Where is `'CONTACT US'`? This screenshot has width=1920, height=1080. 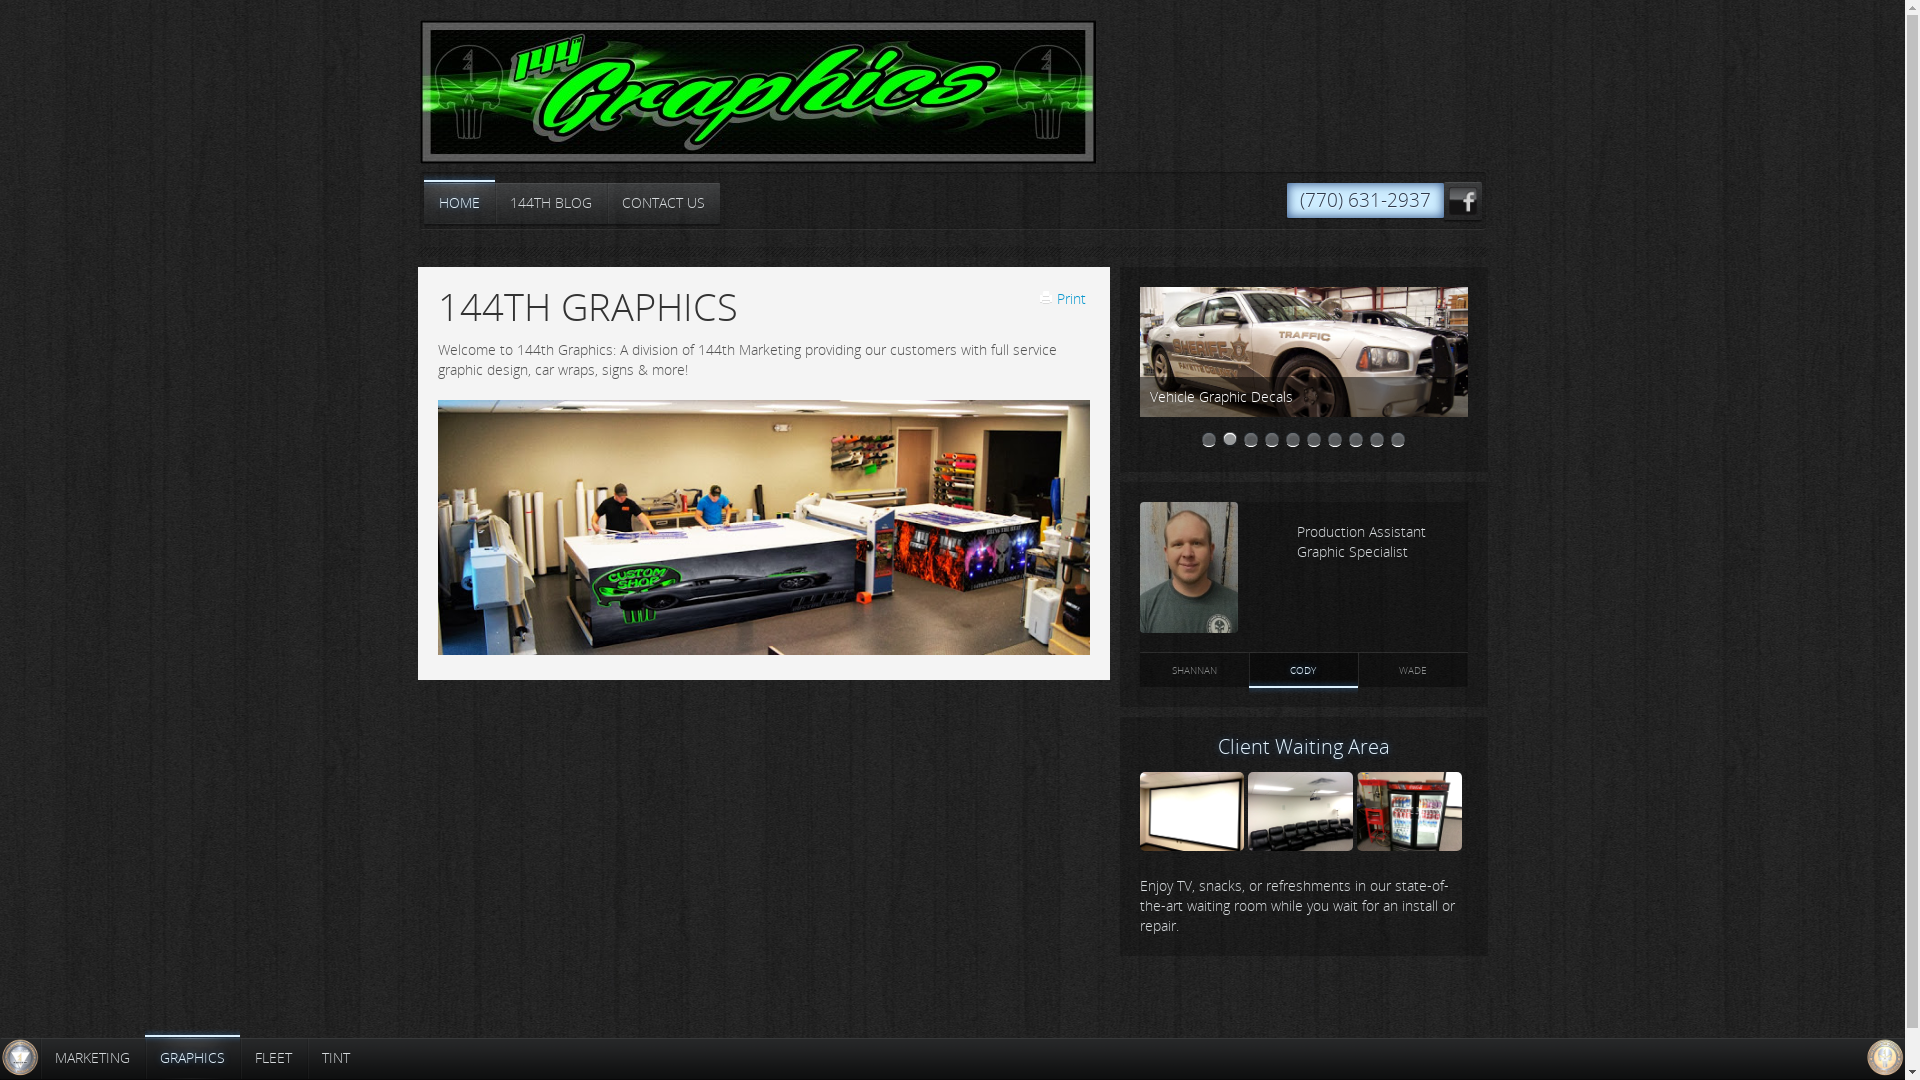
'CONTACT US' is located at coordinates (604, 203).